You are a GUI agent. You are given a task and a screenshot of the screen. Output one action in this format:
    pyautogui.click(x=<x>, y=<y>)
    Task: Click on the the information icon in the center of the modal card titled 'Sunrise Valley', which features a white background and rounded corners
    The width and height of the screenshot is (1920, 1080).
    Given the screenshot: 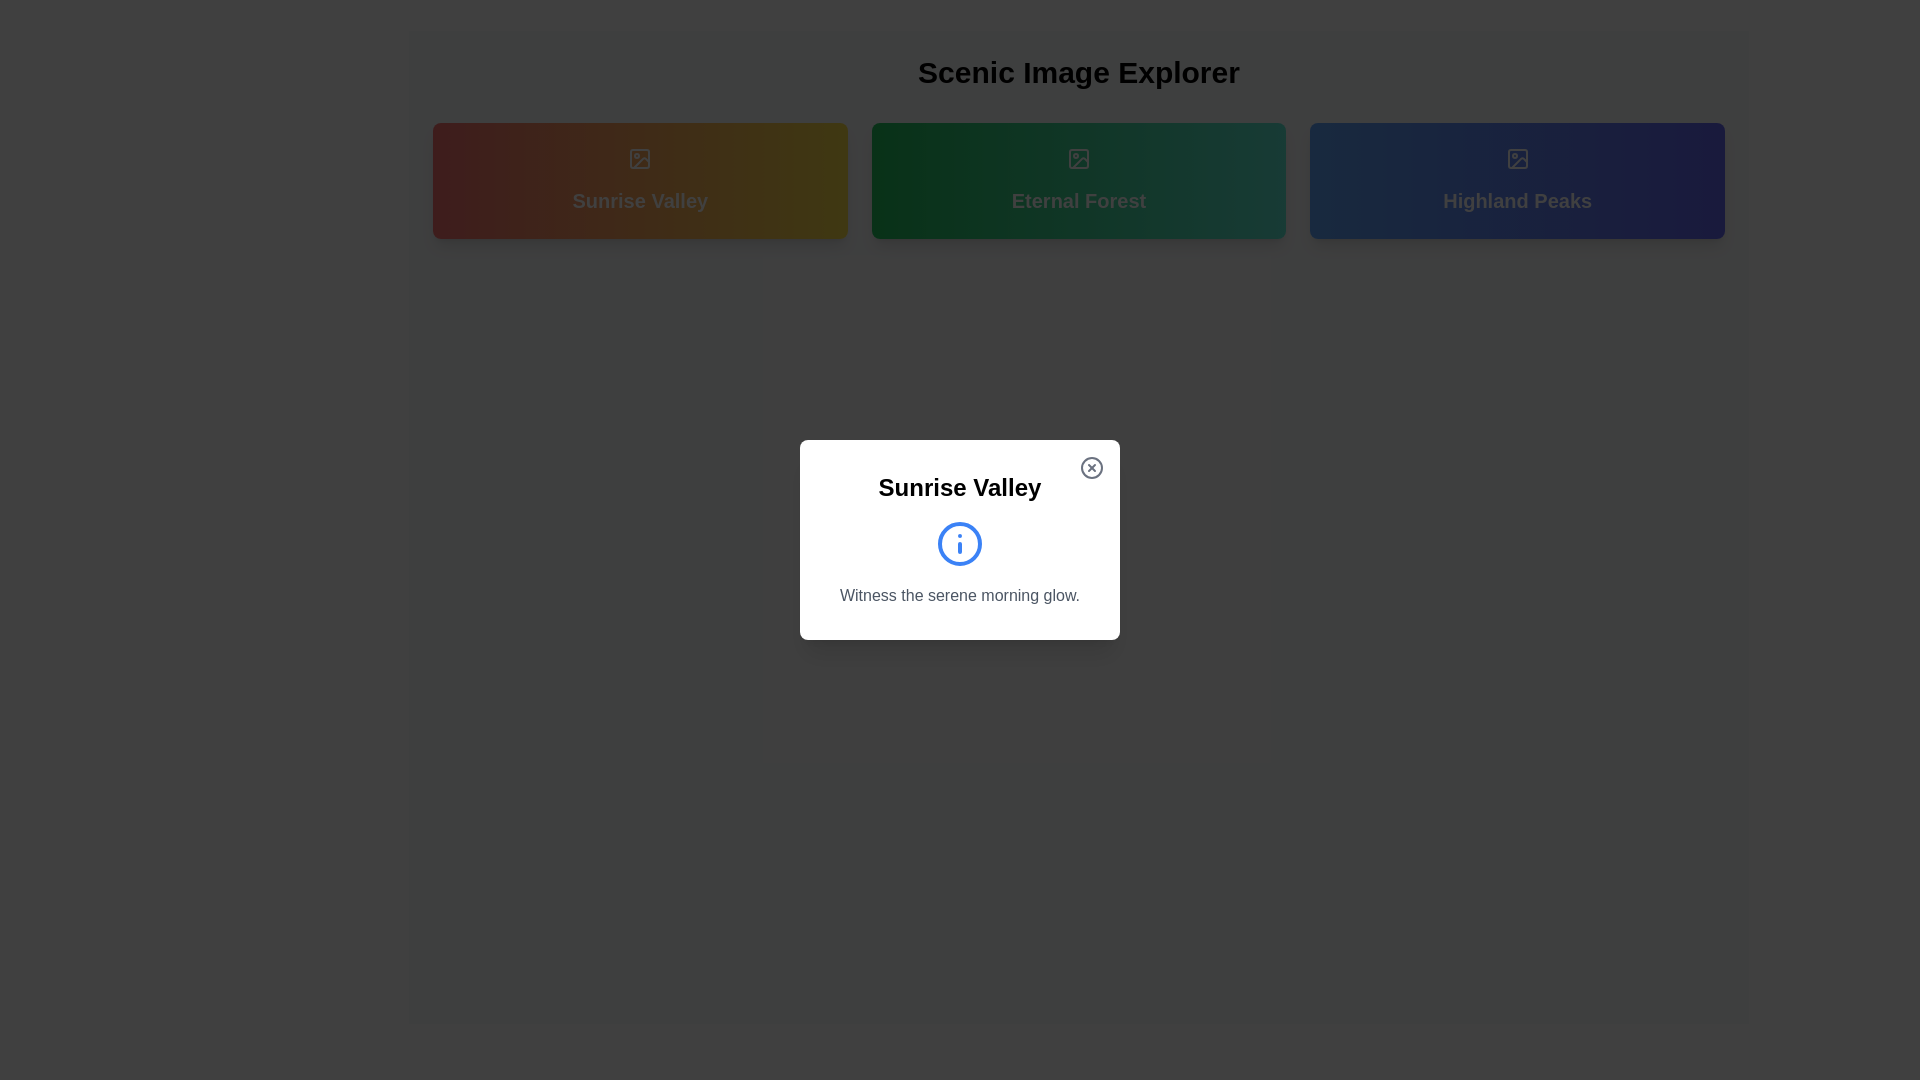 What is the action you would take?
    pyautogui.click(x=960, y=540)
    